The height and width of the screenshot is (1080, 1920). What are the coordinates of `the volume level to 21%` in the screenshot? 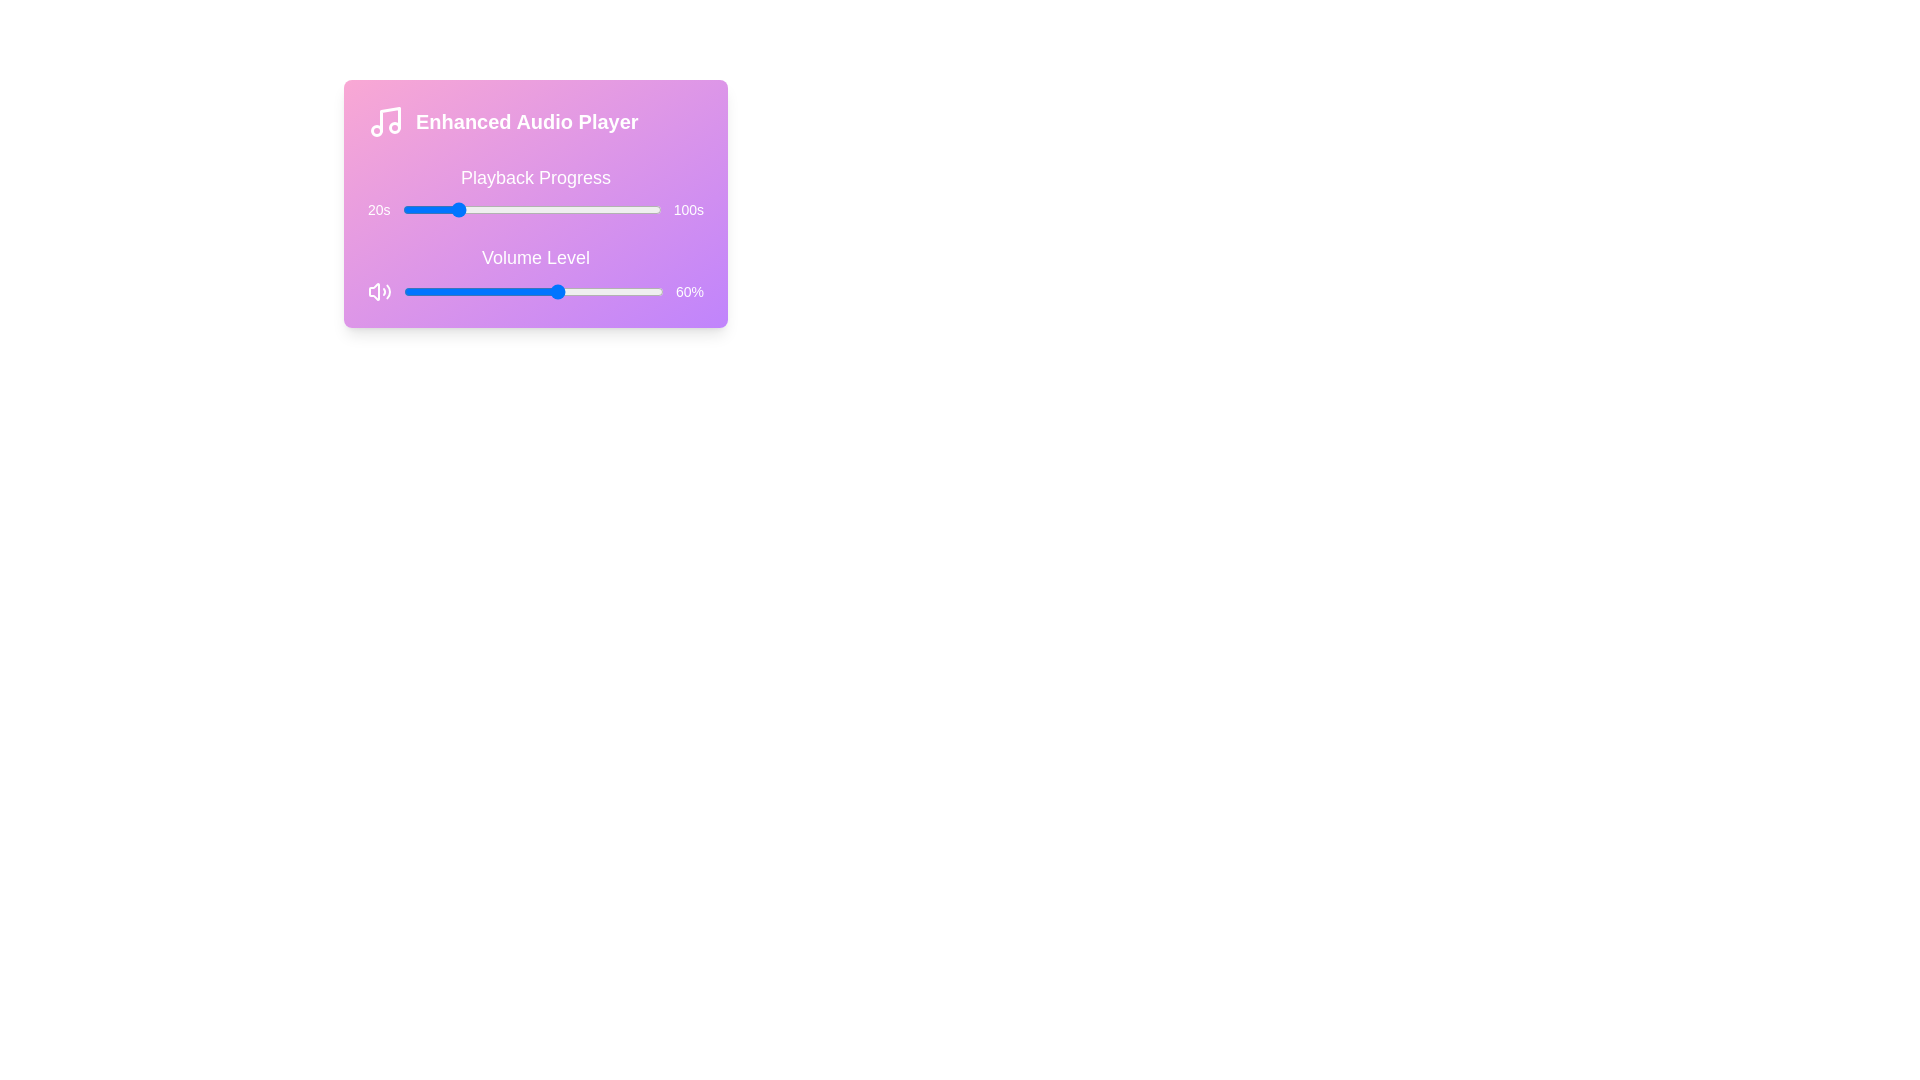 It's located at (457, 292).